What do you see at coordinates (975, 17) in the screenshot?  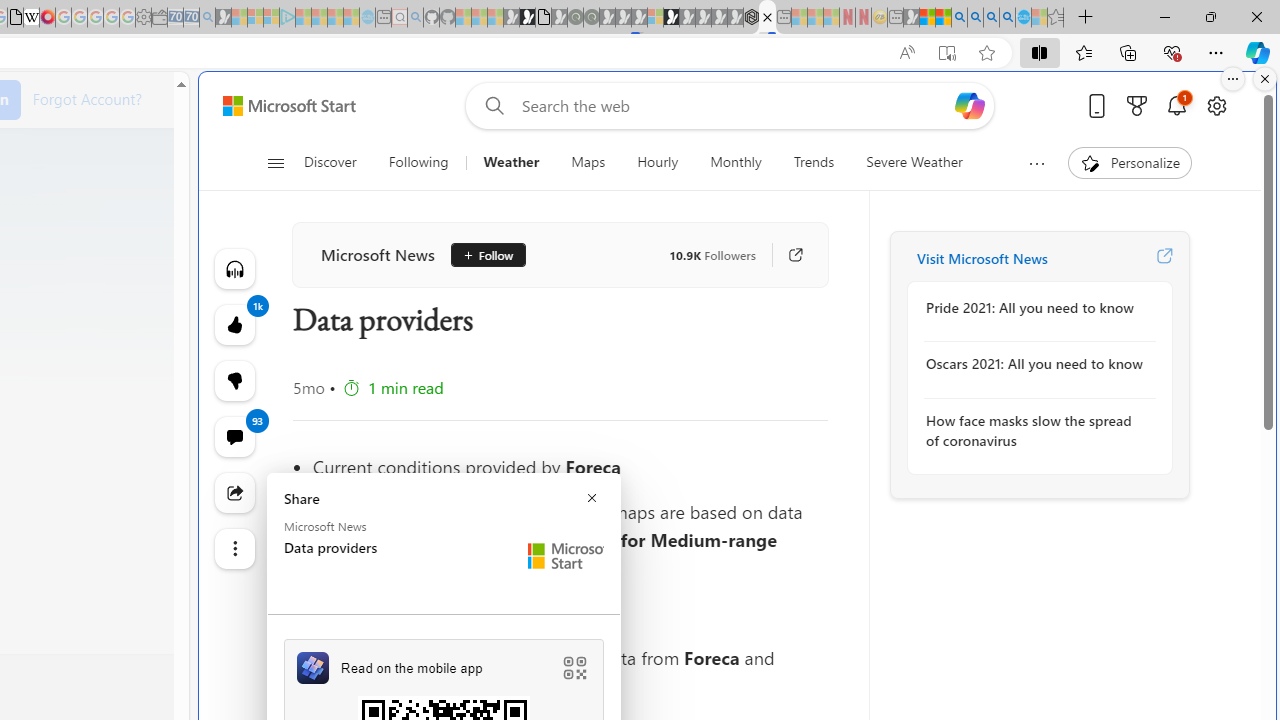 I see `'2009 Bing officially replaced Live Search on June 3 - Search'` at bounding box center [975, 17].